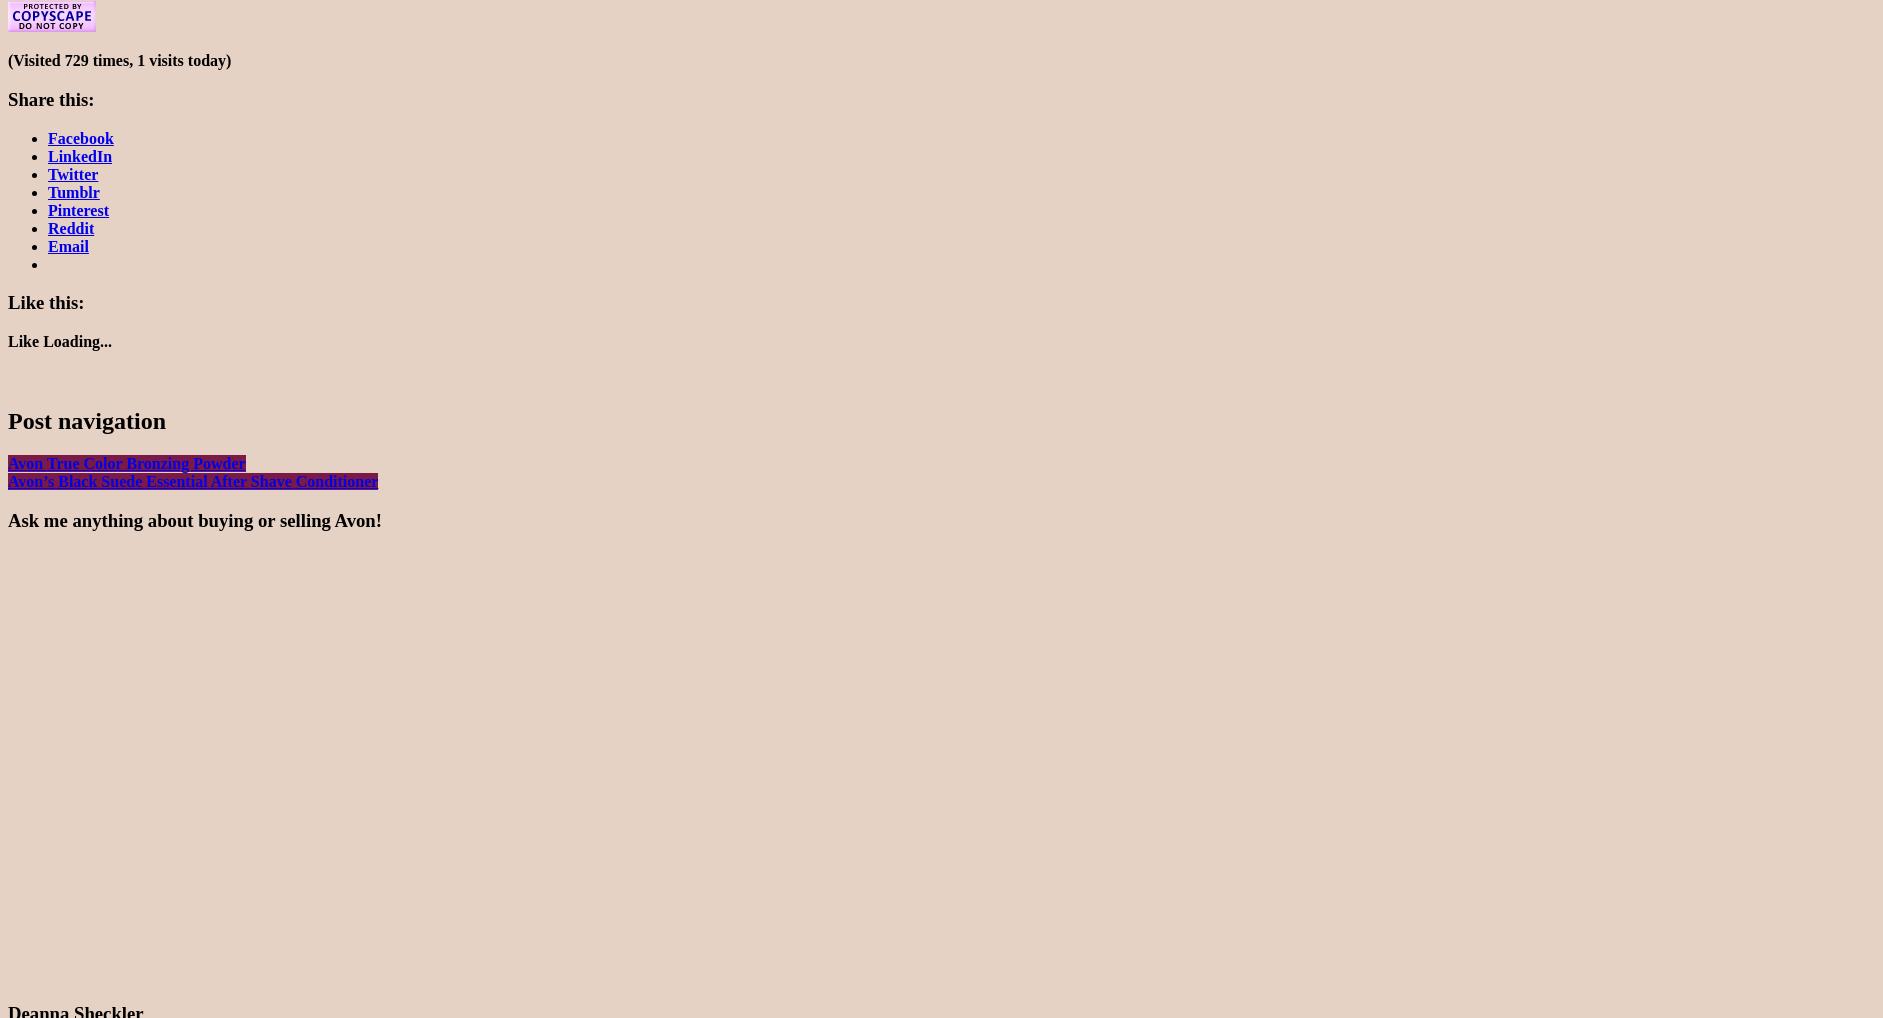 The image size is (1883, 1018). I want to click on 'Facebook', so click(47, 136).